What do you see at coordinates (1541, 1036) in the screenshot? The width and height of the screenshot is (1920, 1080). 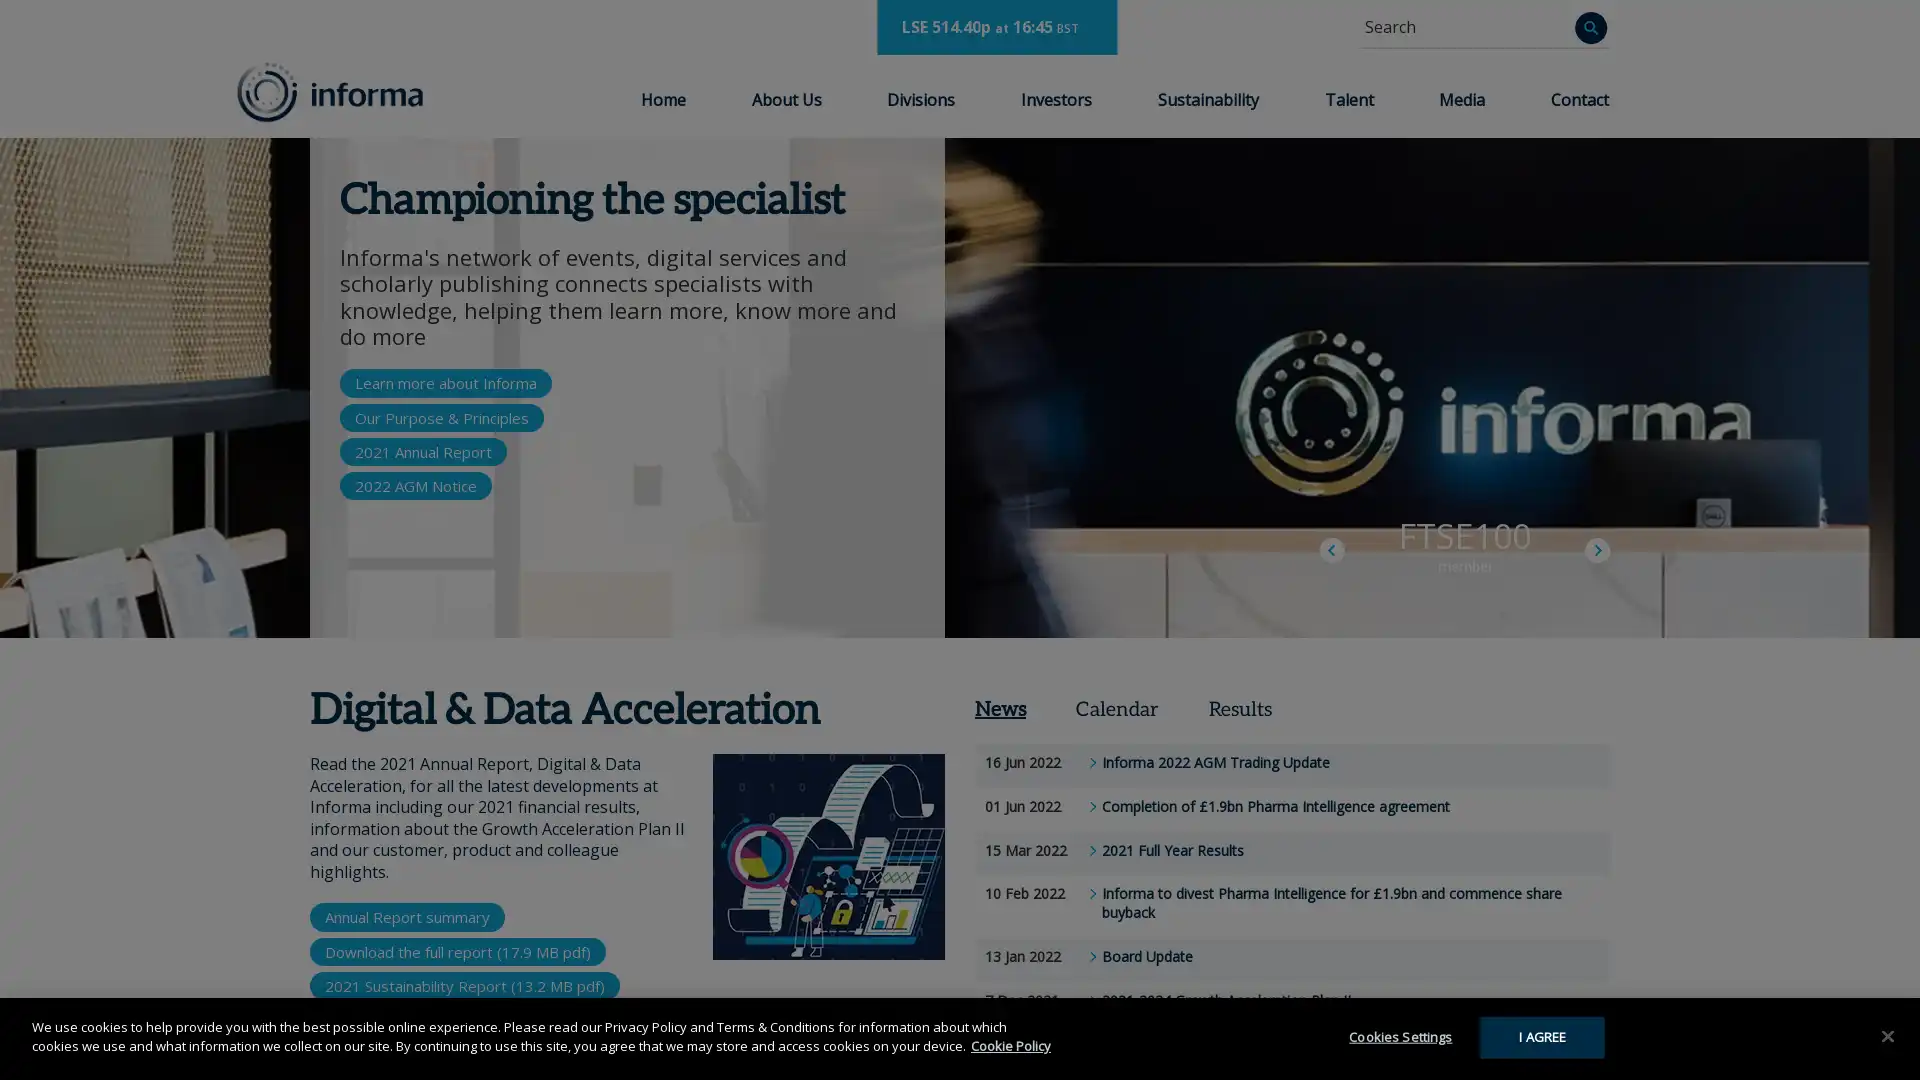 I see `I AGREE` at bounding box center [1541, 1036].